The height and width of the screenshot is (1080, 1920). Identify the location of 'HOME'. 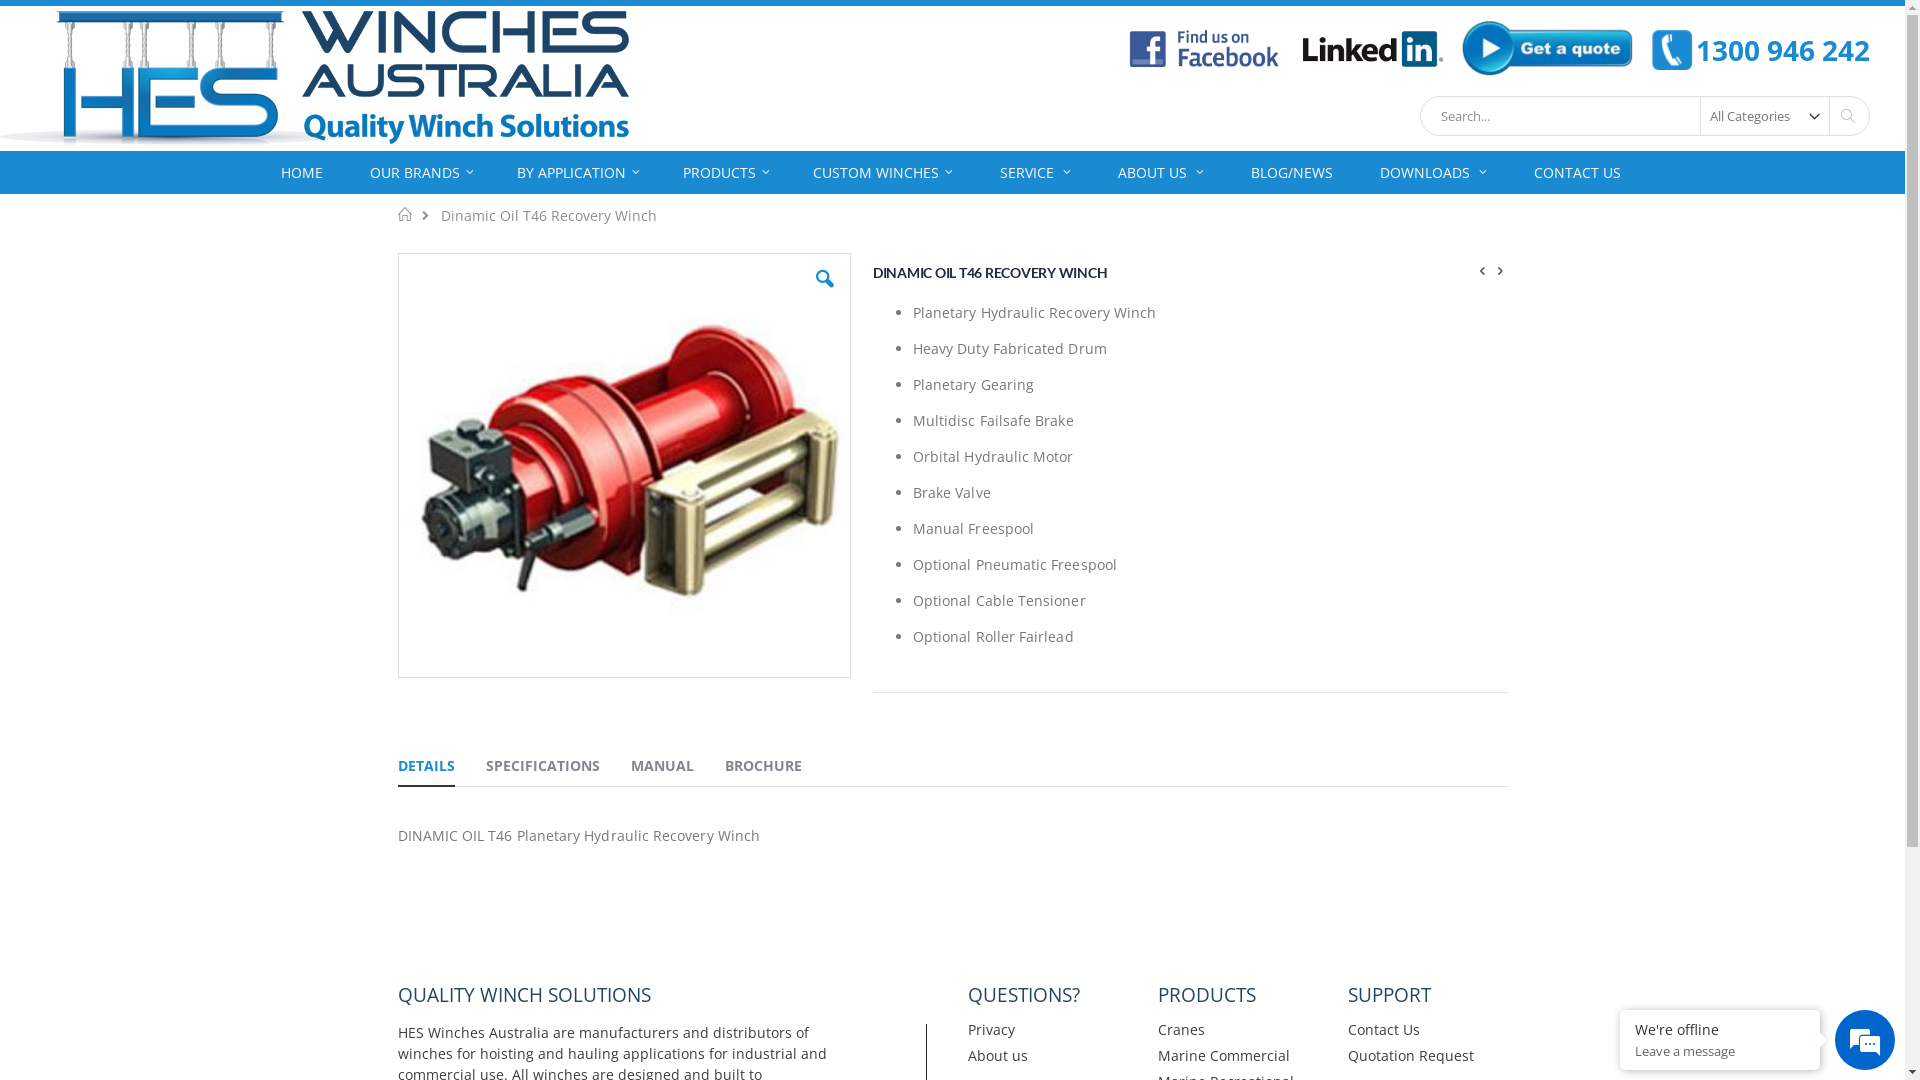
(301, 171).